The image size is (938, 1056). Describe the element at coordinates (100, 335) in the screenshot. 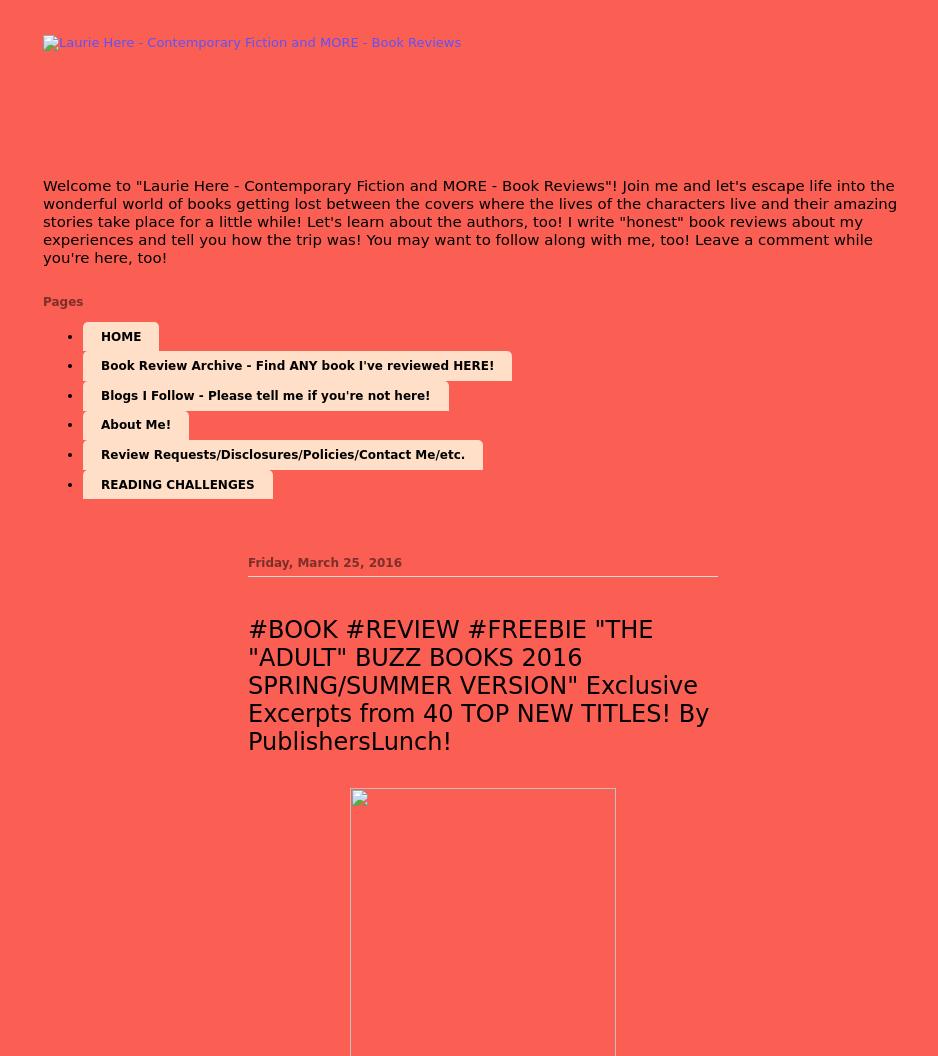

I see `'HOME'` at that location.